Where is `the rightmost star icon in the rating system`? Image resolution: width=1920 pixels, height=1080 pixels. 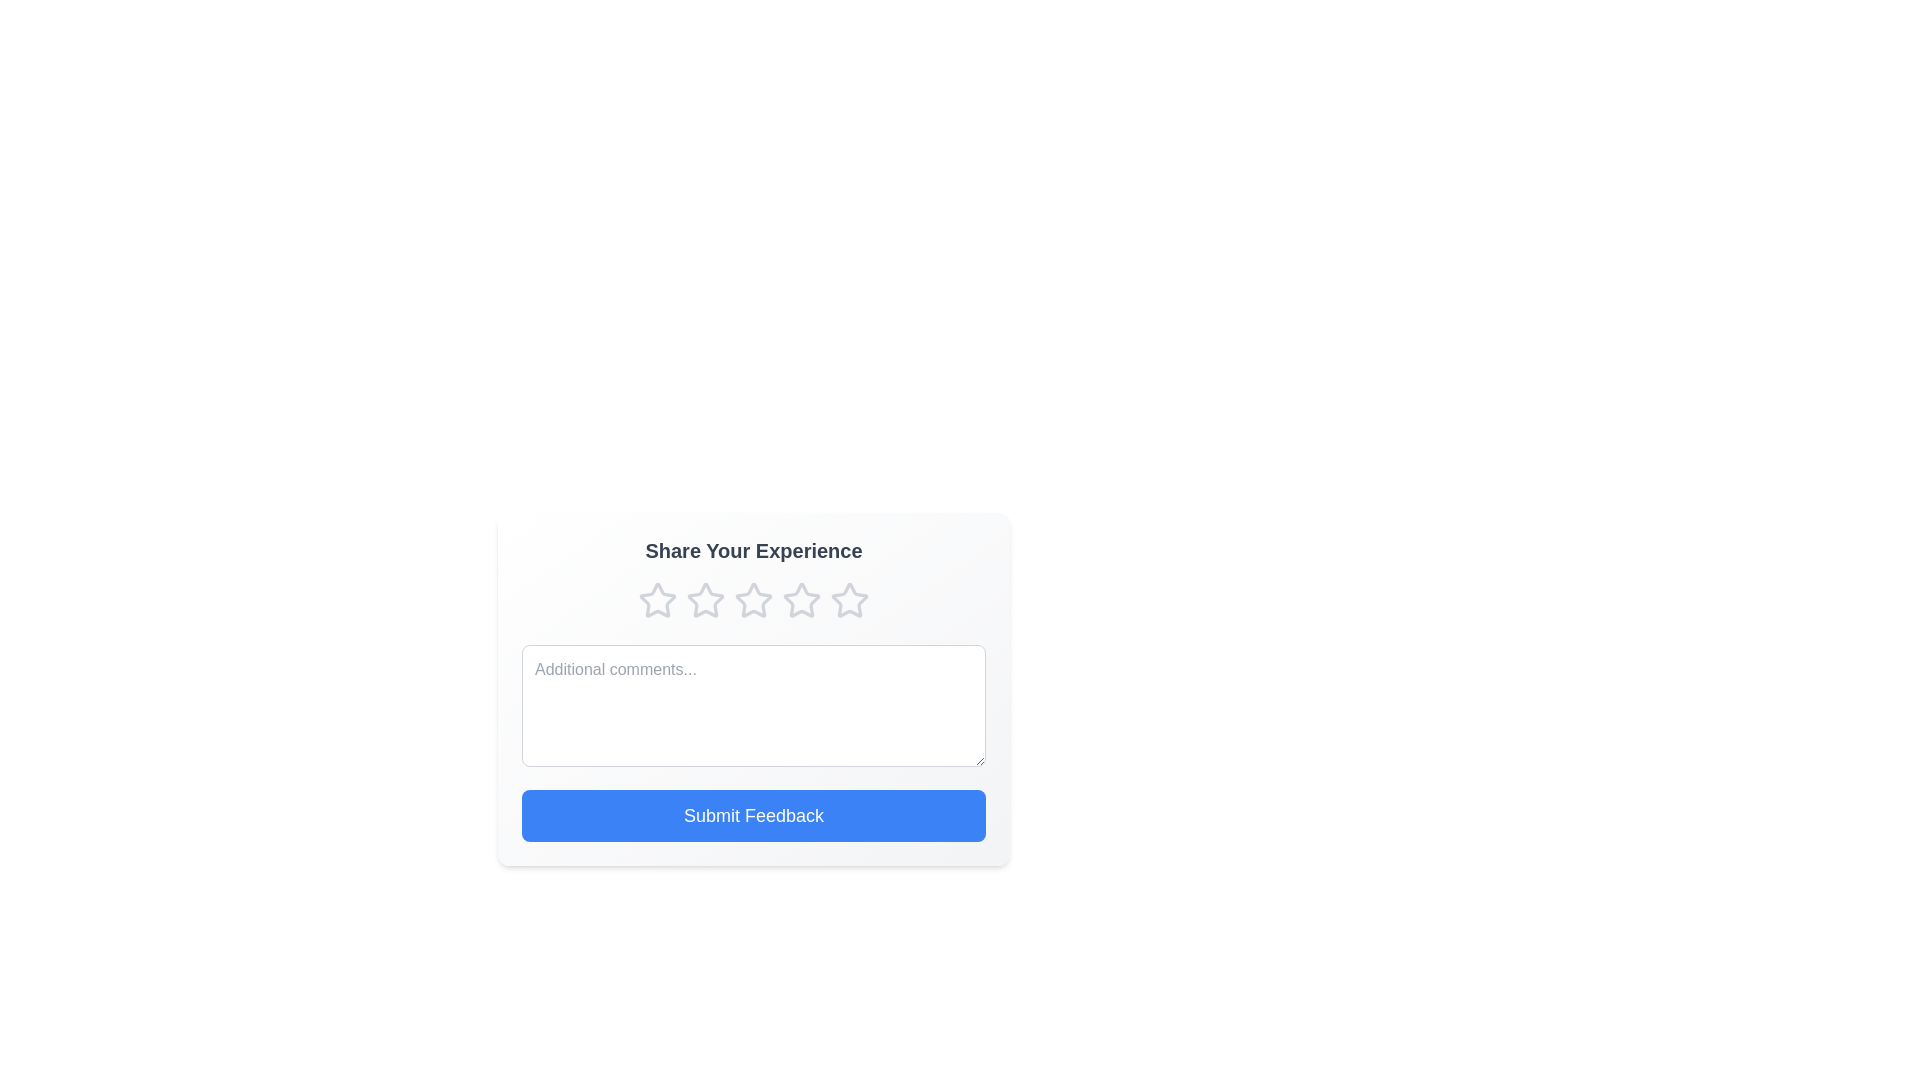 the rightmost star icon in the rating system is located at coordinates (849, 600).